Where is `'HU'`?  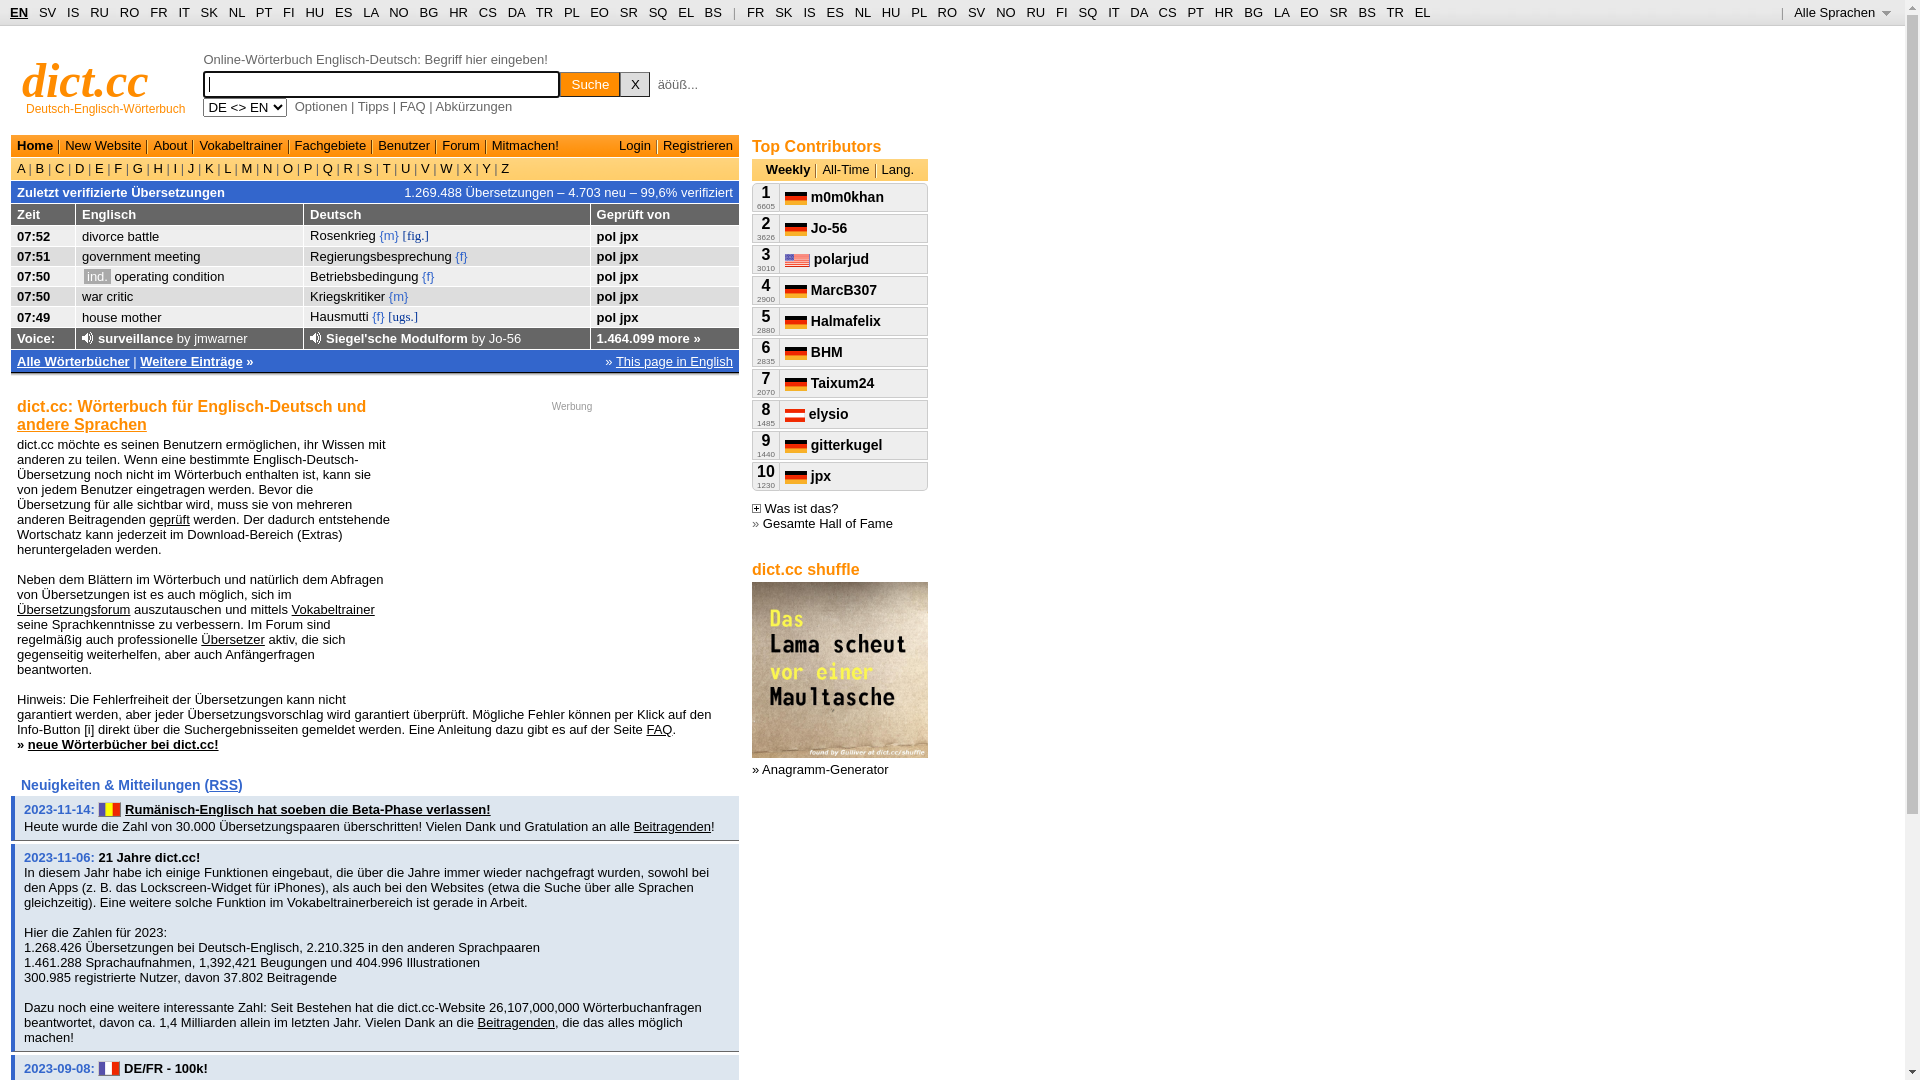 'HU' is located at coordinates (313, 12).